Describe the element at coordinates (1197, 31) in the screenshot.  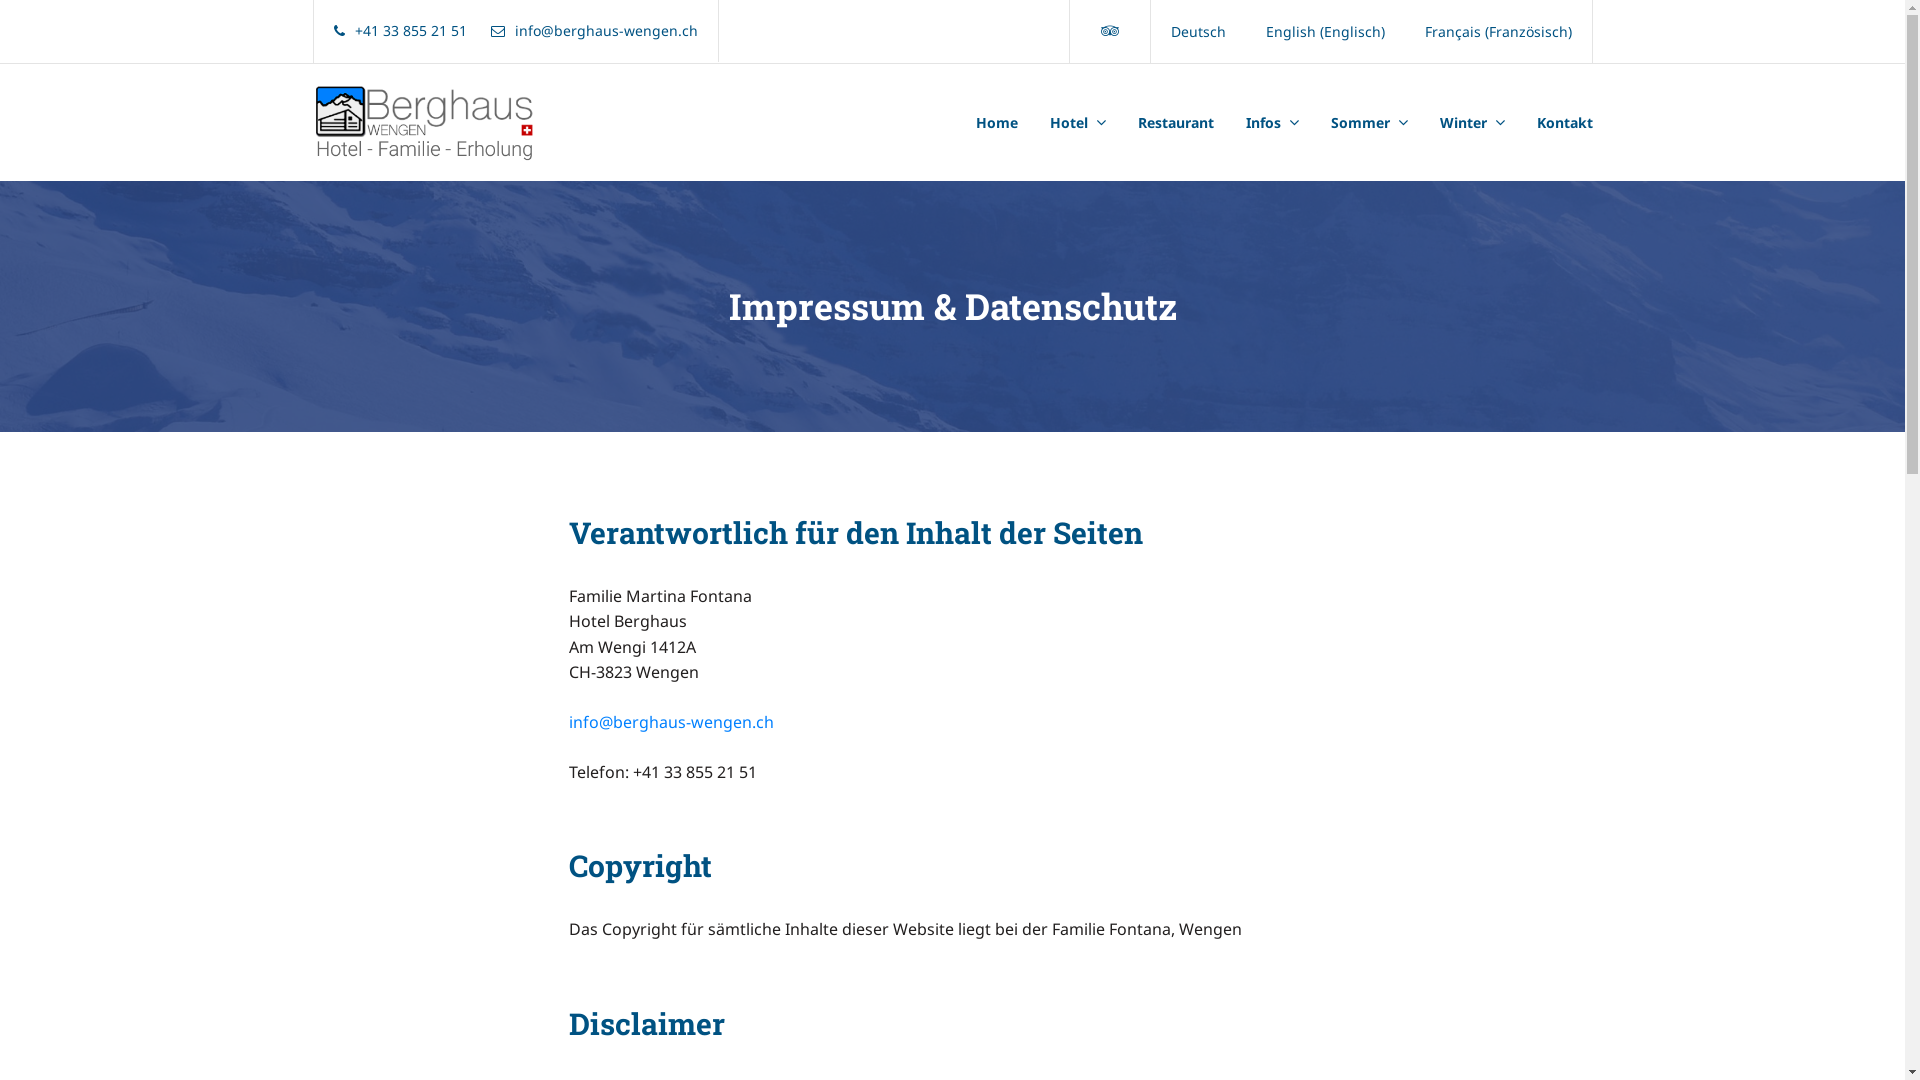
I see `'Deutsch'` at that location.